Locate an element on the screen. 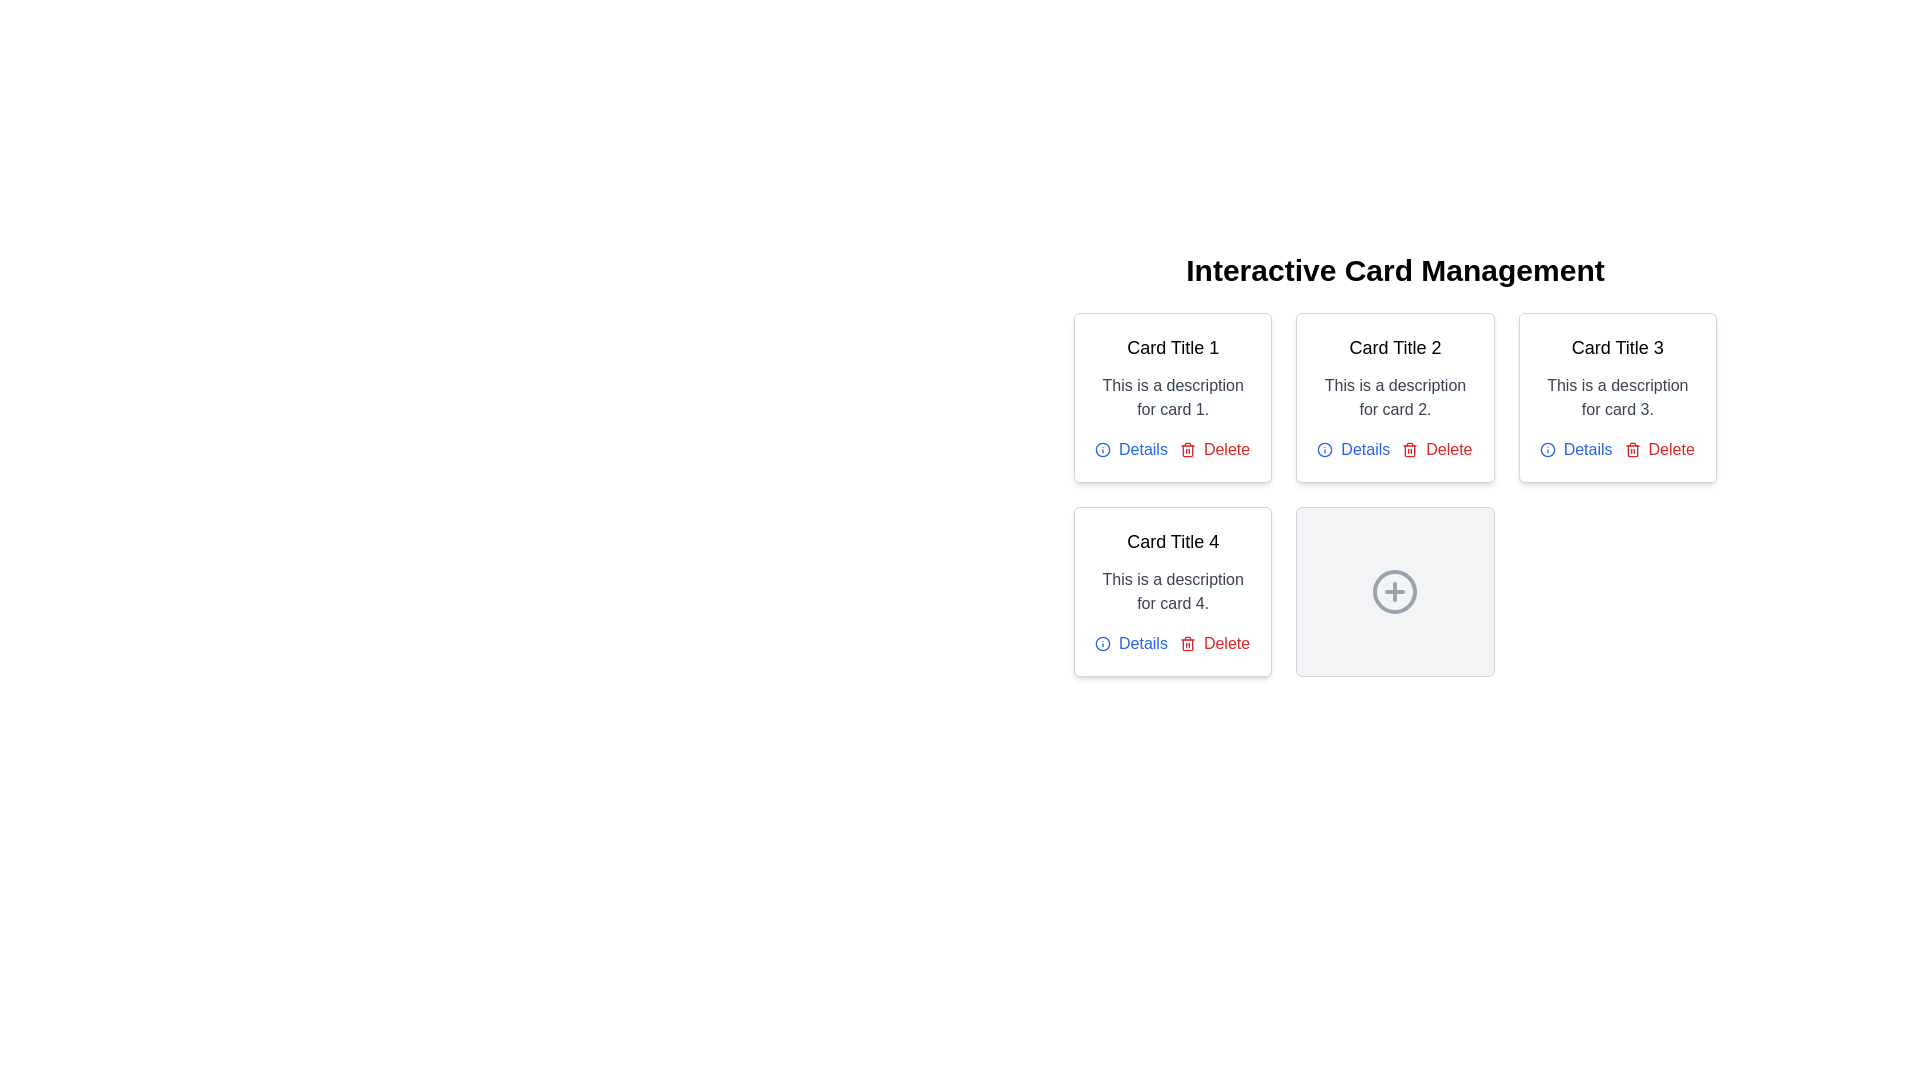 The height and width of the screenshot is (1080, 1920). the circular icon with a blue outline and an 'i' symbol, which is part of the 'Details' link text in the fourth card is located at coordinates (1102, 644).